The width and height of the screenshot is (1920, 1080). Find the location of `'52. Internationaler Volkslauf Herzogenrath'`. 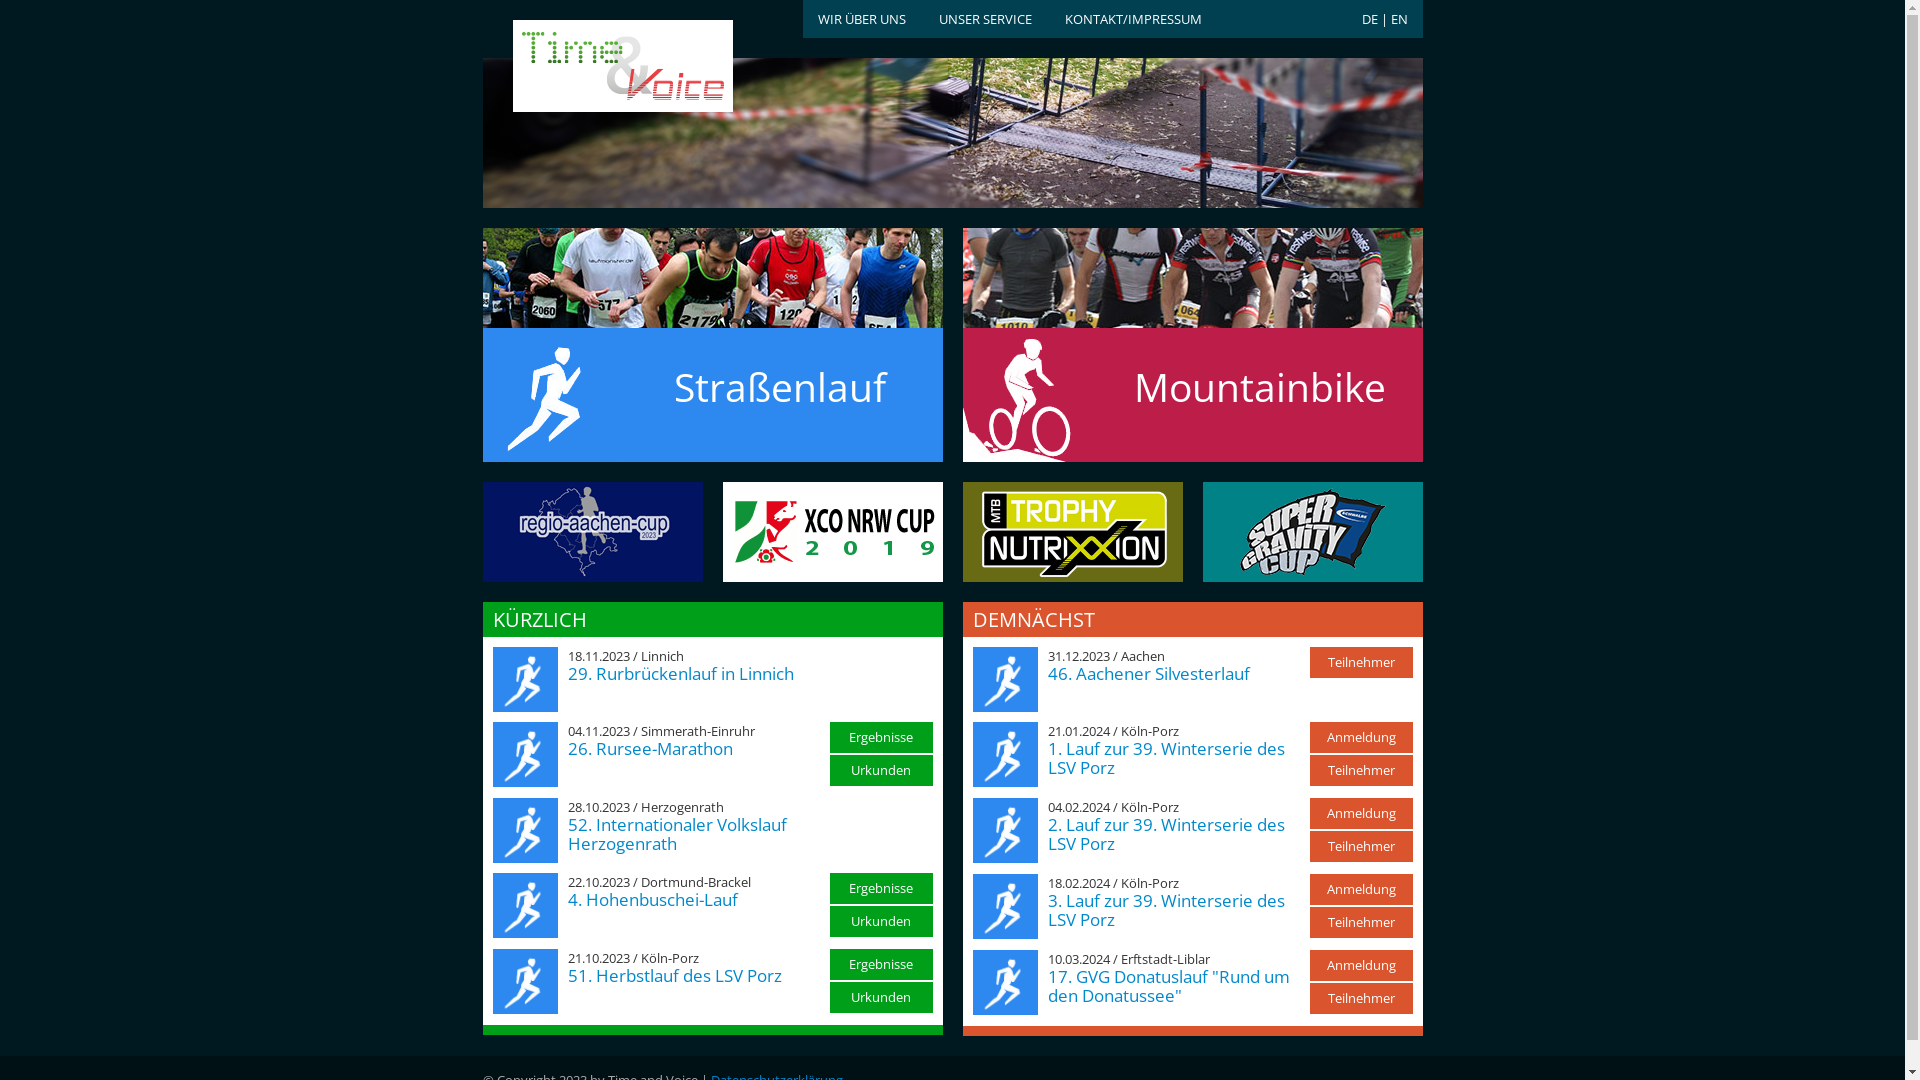

'52. Internationaler Volkslauf Herzogenrath' is located at coordinates (677, 833).